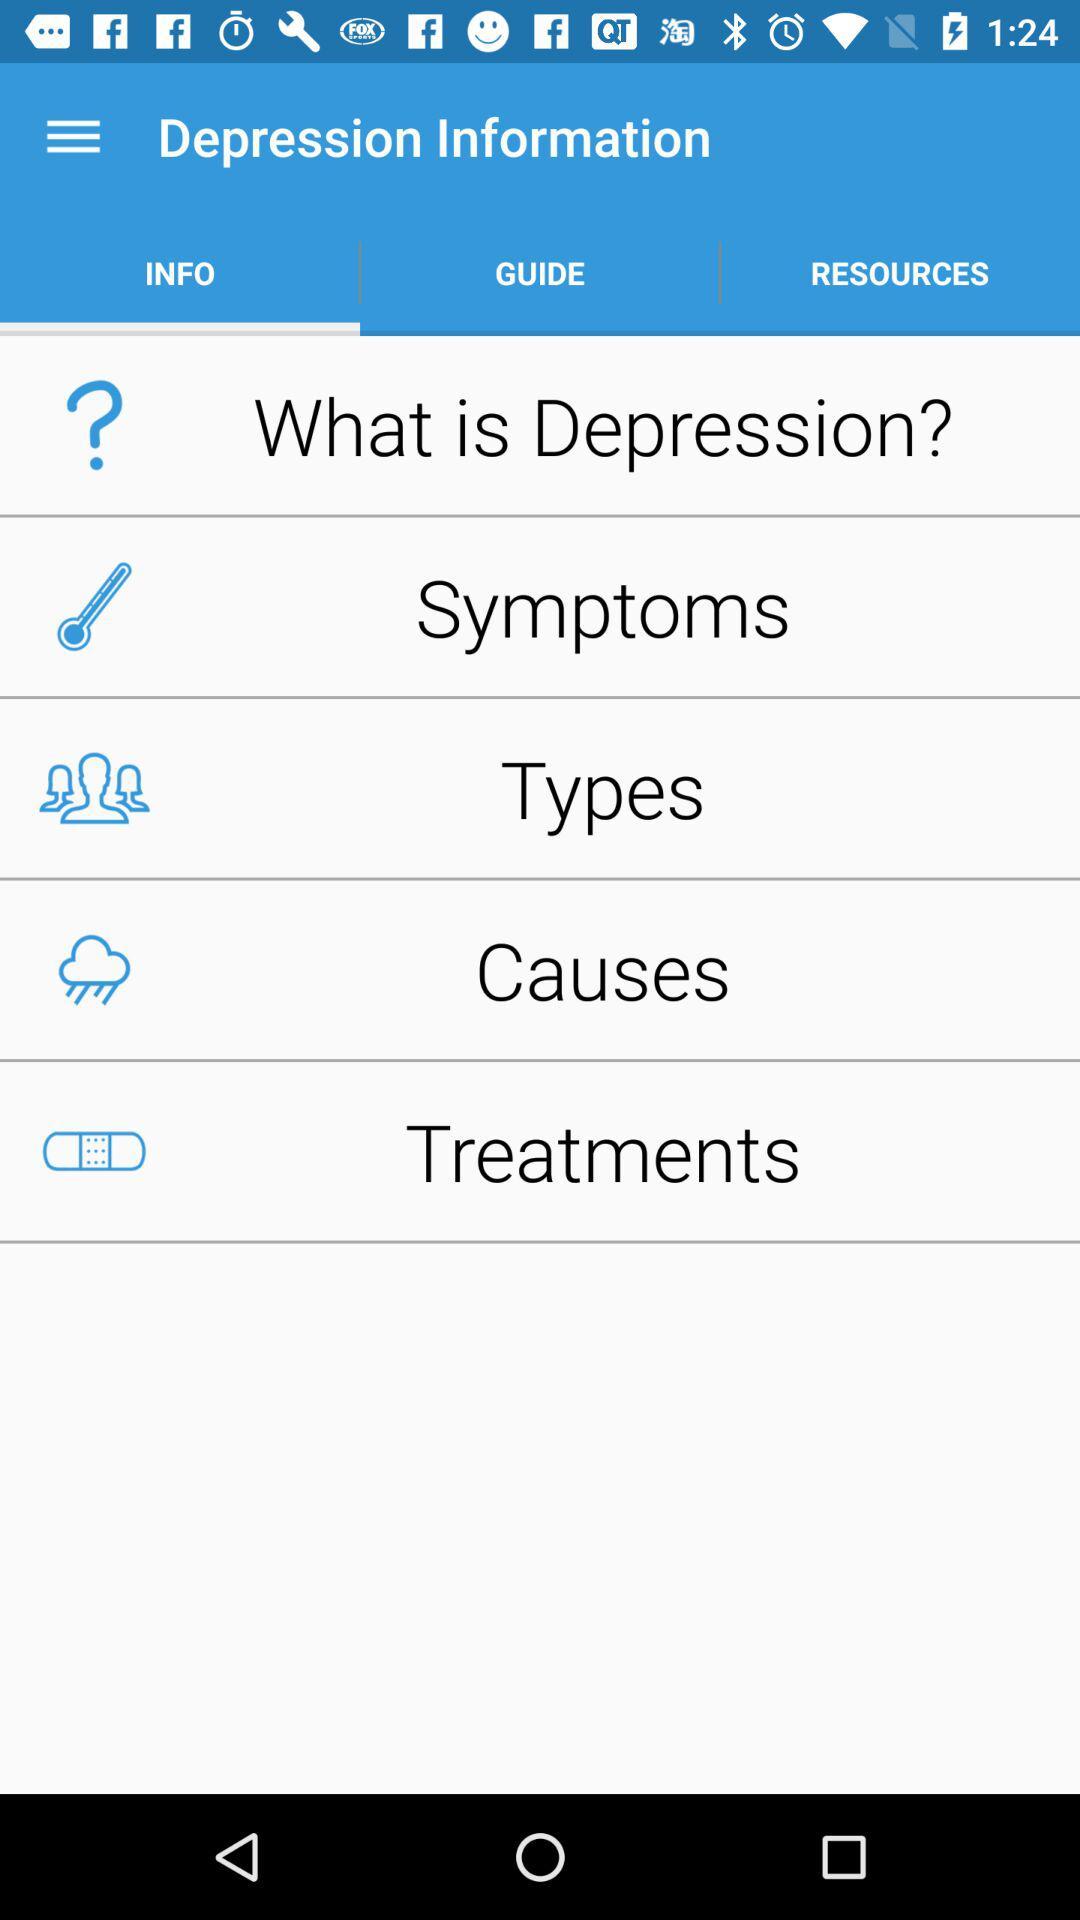 The image size is (1080, 1920). What do you see at coordinates (898, 272) in the screenshot?
I see `app to the right of guide item` at bounding box center [898, 272].